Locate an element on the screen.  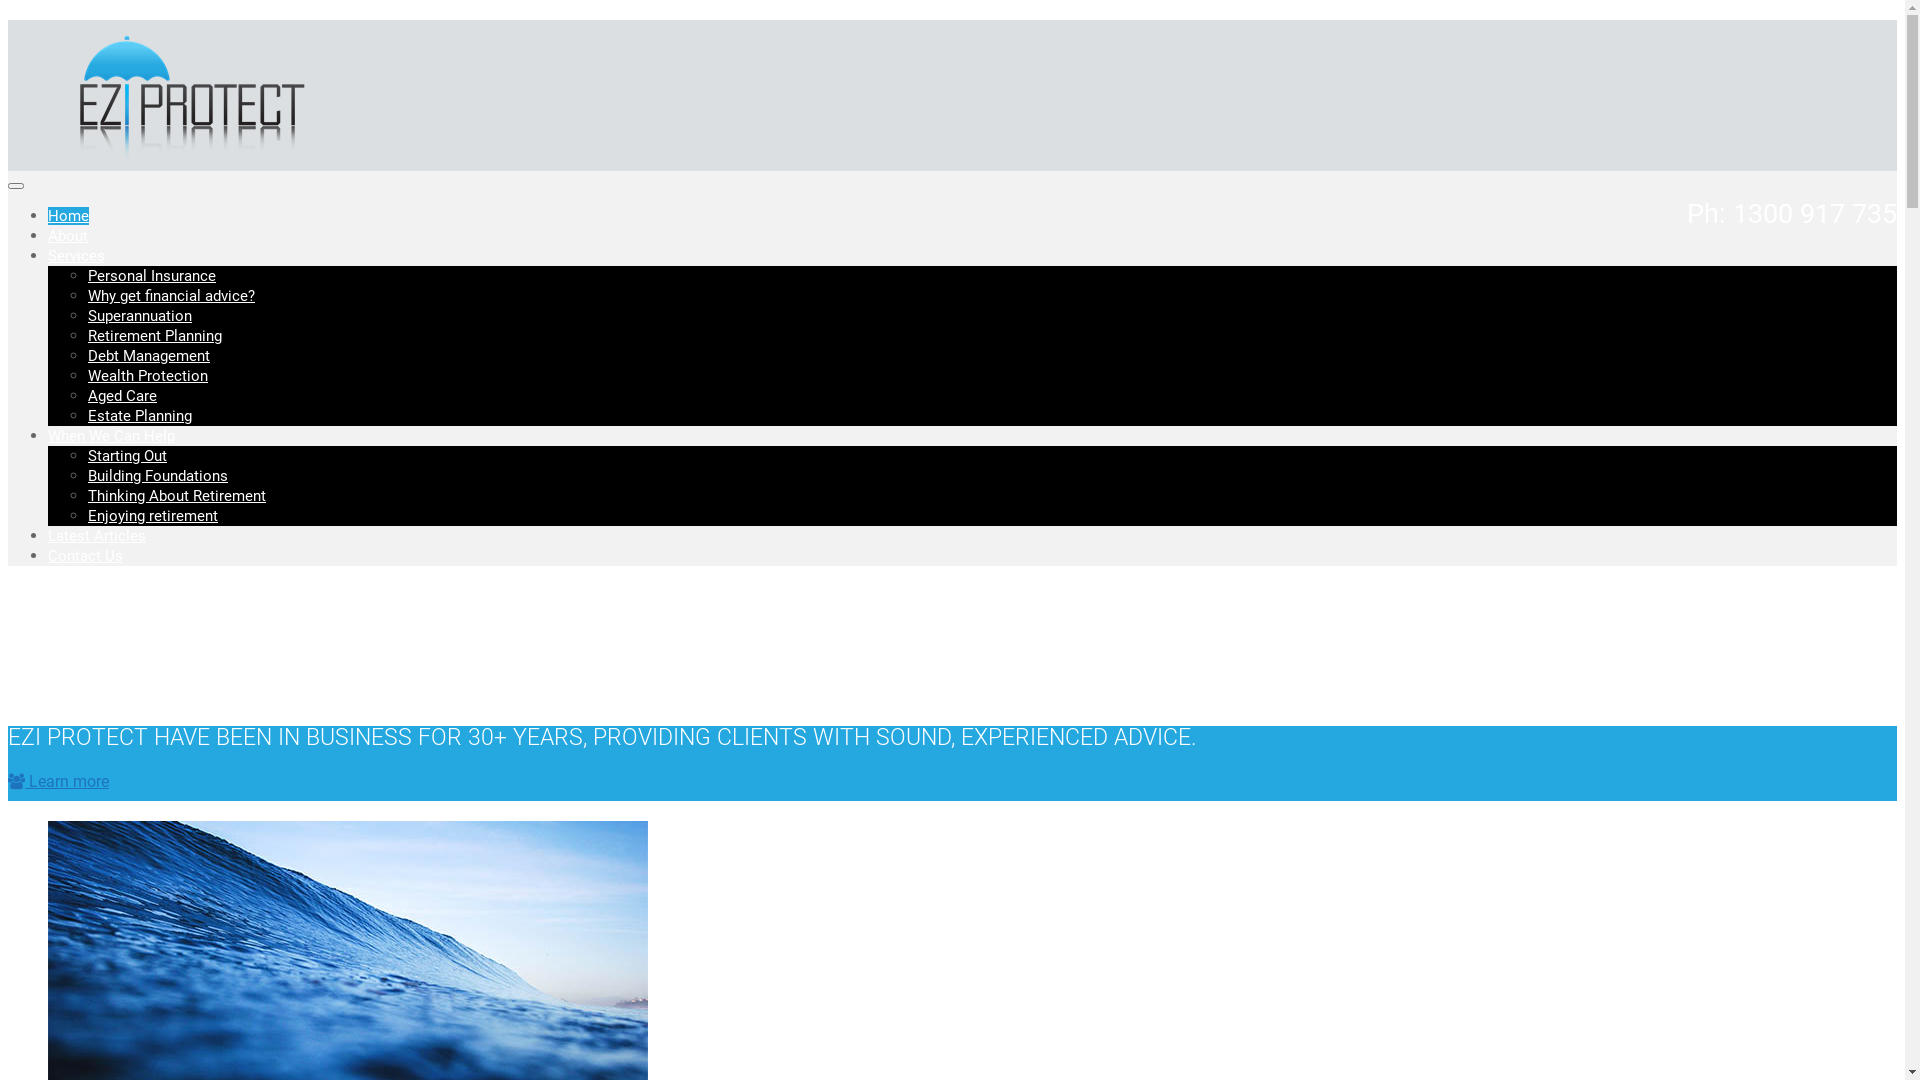
'Why get financial advice?' is located at coordinates (171, 296).